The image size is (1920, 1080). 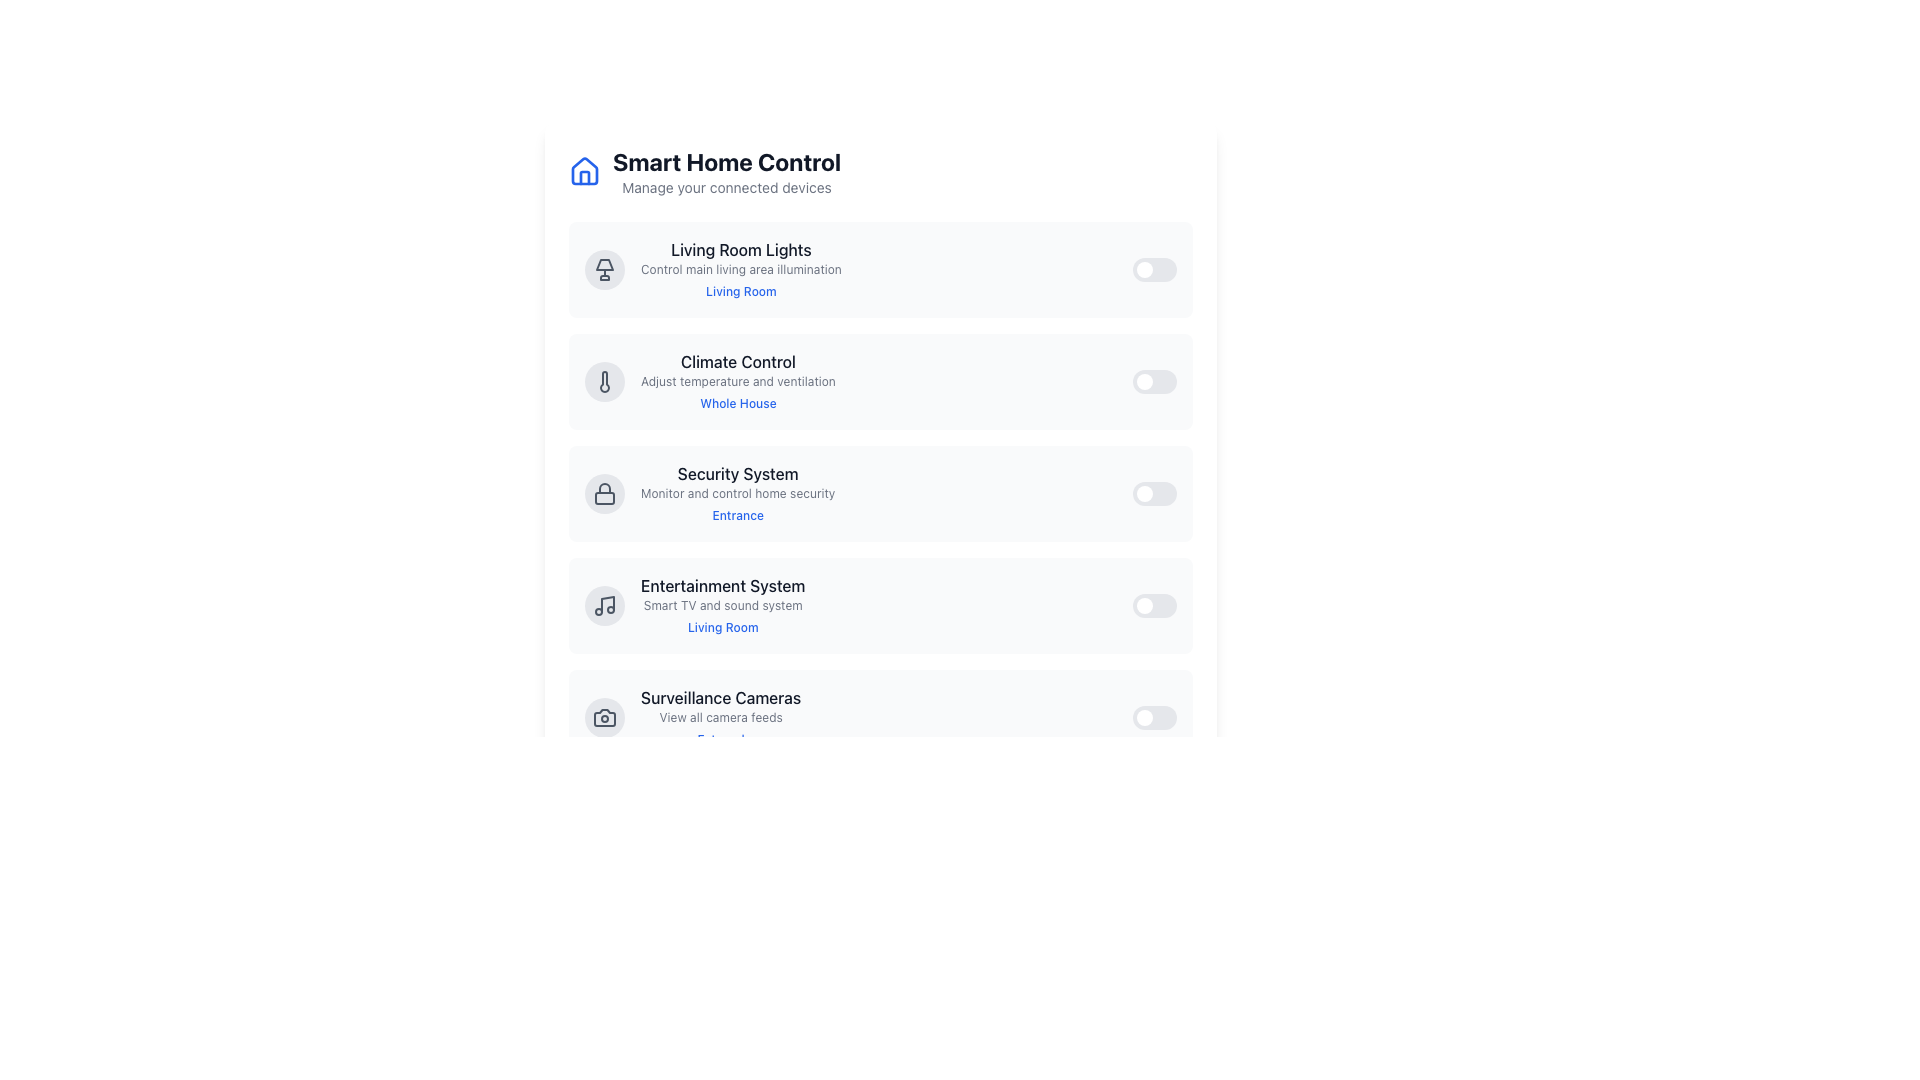 I want to click on the 'Climate Control' module, so click(x=737, y=381).